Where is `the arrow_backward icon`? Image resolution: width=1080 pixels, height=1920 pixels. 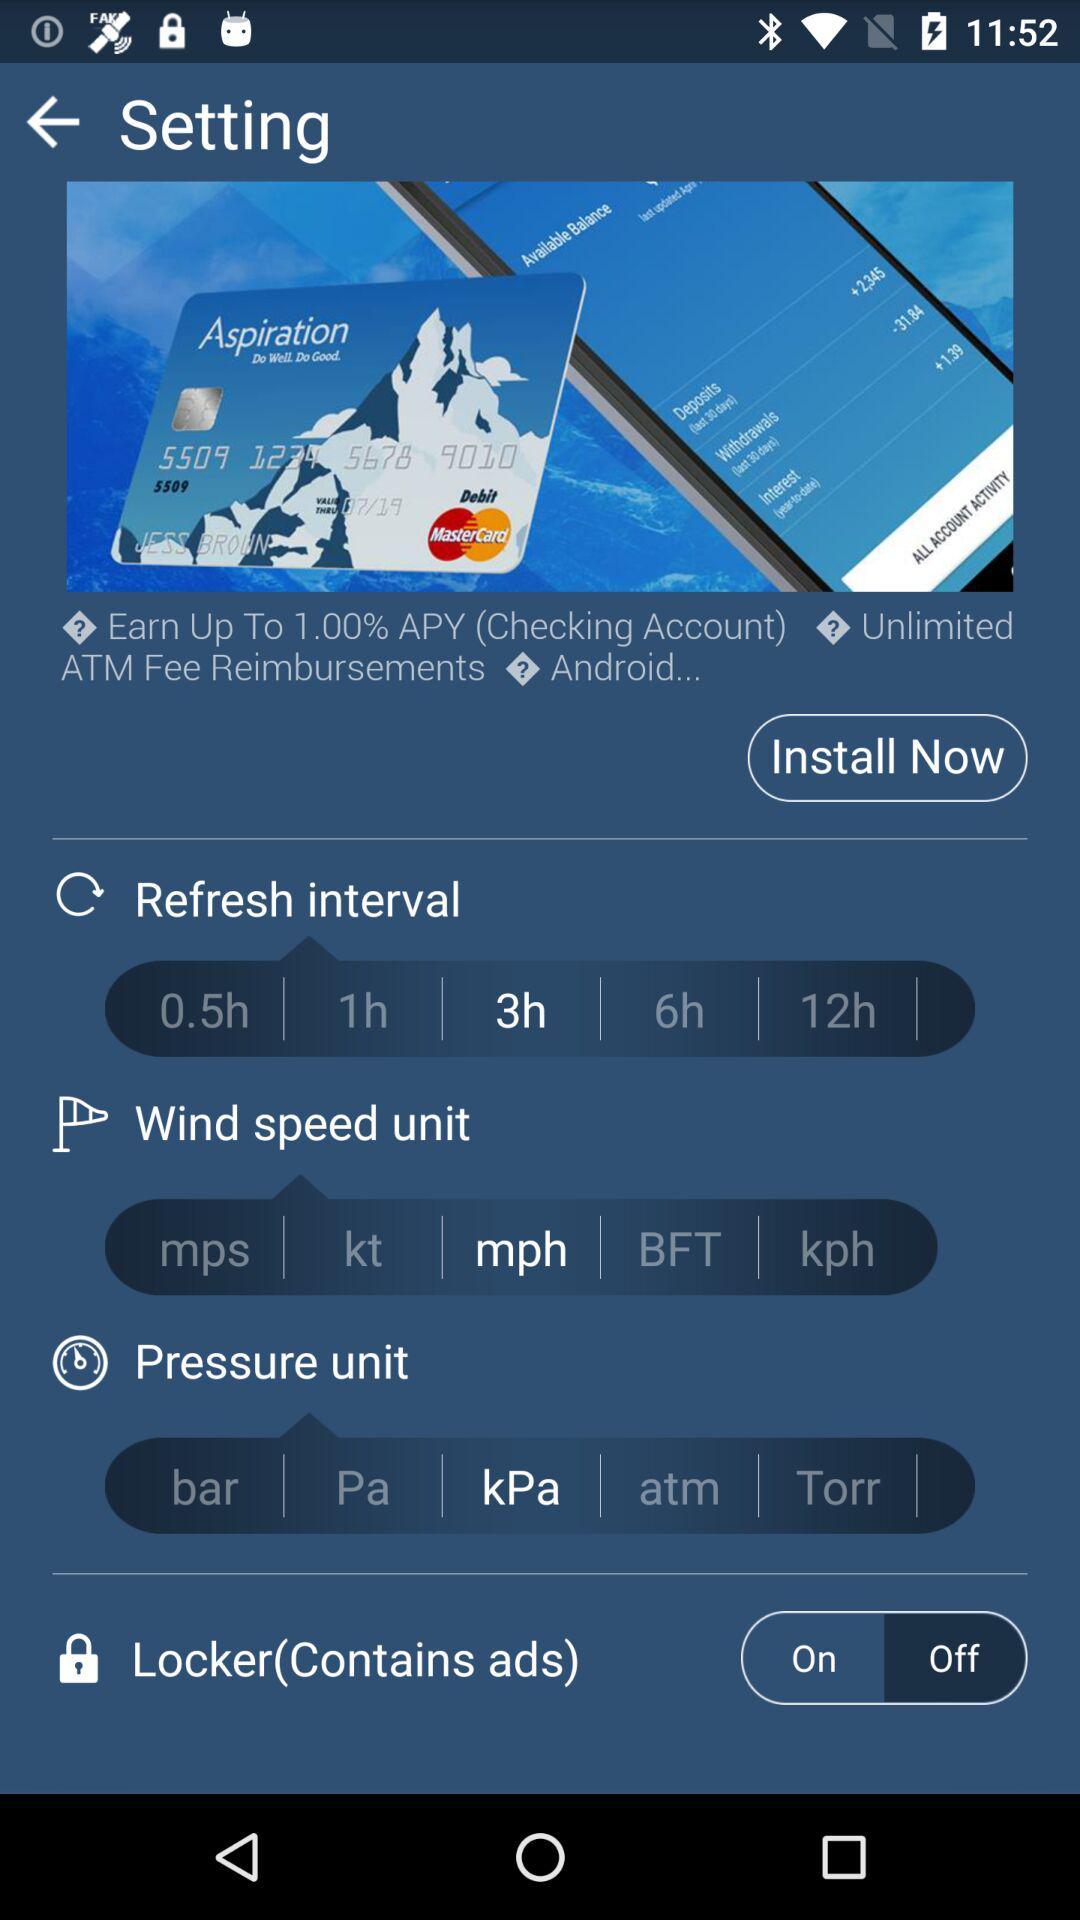 the arrow_backward icon is located at coordinates (51, 129).